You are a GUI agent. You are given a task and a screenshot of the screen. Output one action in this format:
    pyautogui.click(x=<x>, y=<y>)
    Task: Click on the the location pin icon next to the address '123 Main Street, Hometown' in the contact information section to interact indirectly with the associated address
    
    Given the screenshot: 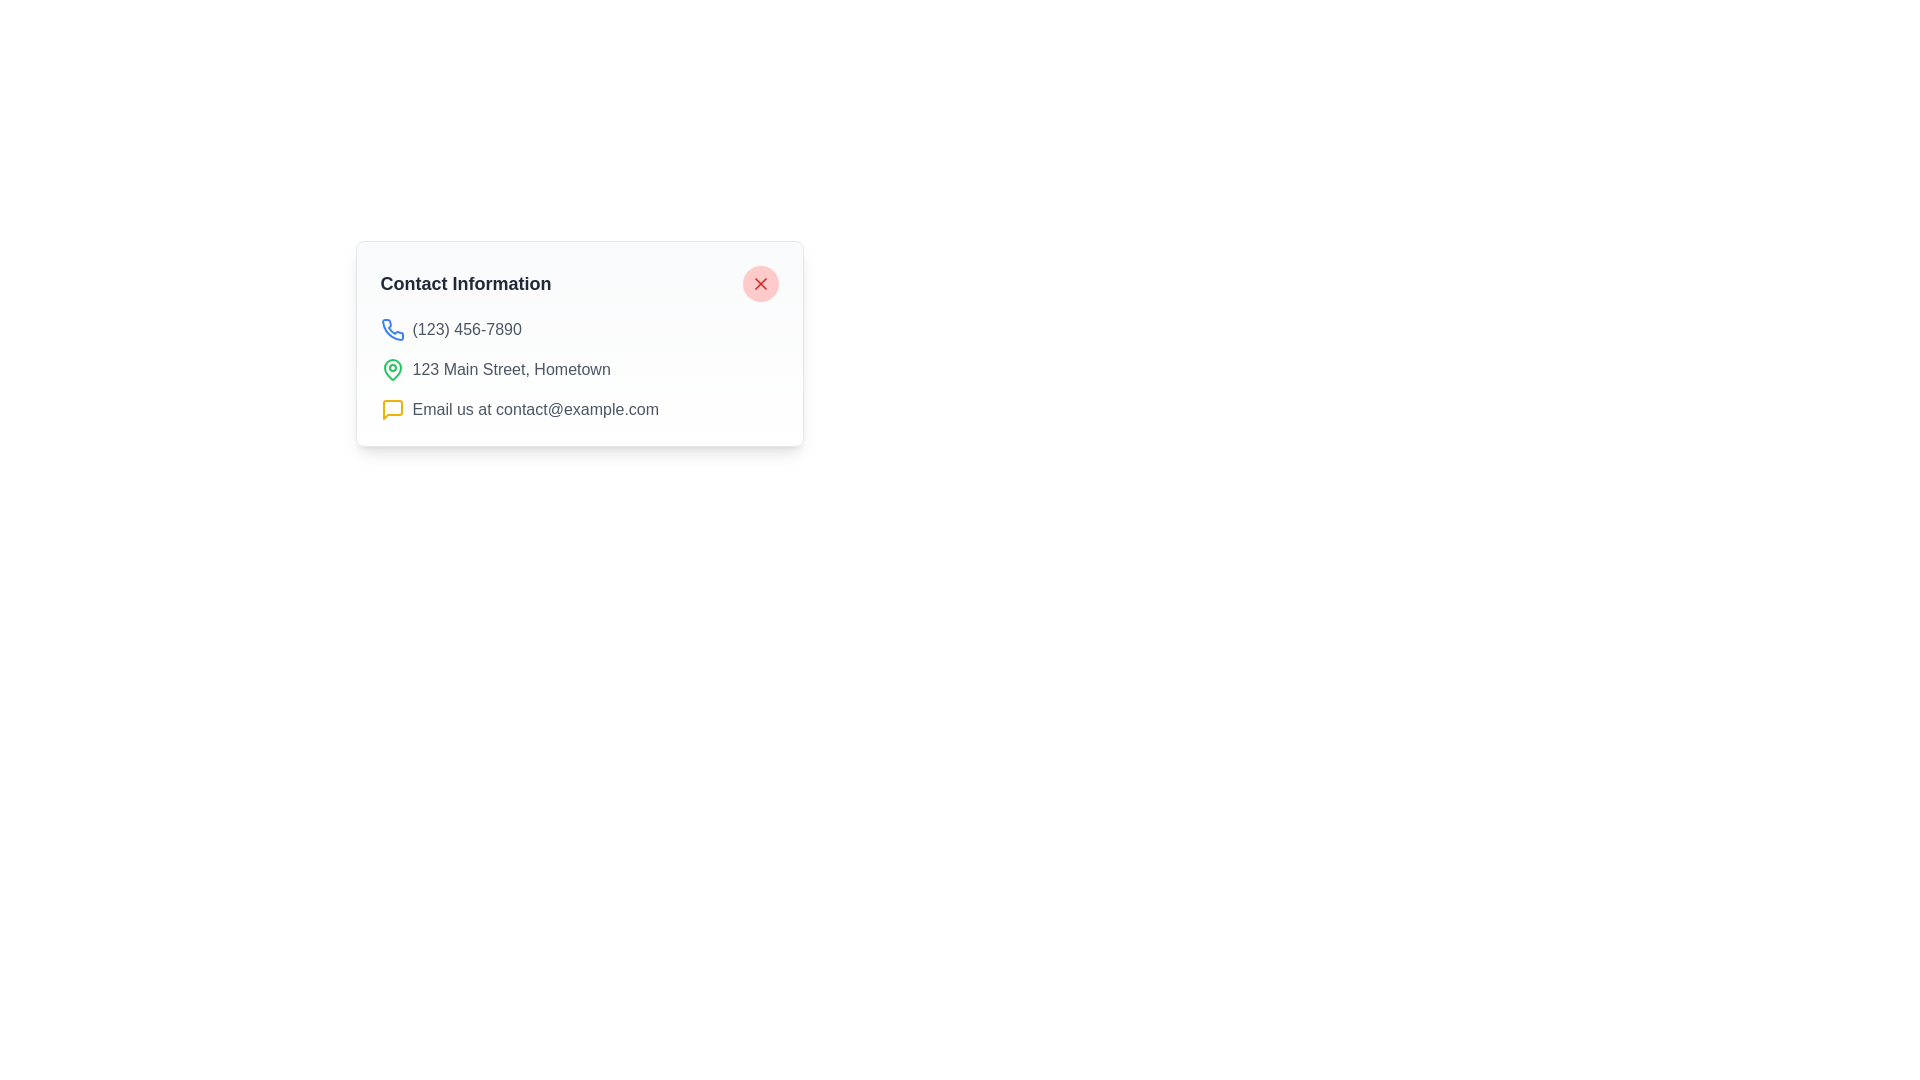 What is the action you would take?
    pyautogui.click(x=392, y=370)
    